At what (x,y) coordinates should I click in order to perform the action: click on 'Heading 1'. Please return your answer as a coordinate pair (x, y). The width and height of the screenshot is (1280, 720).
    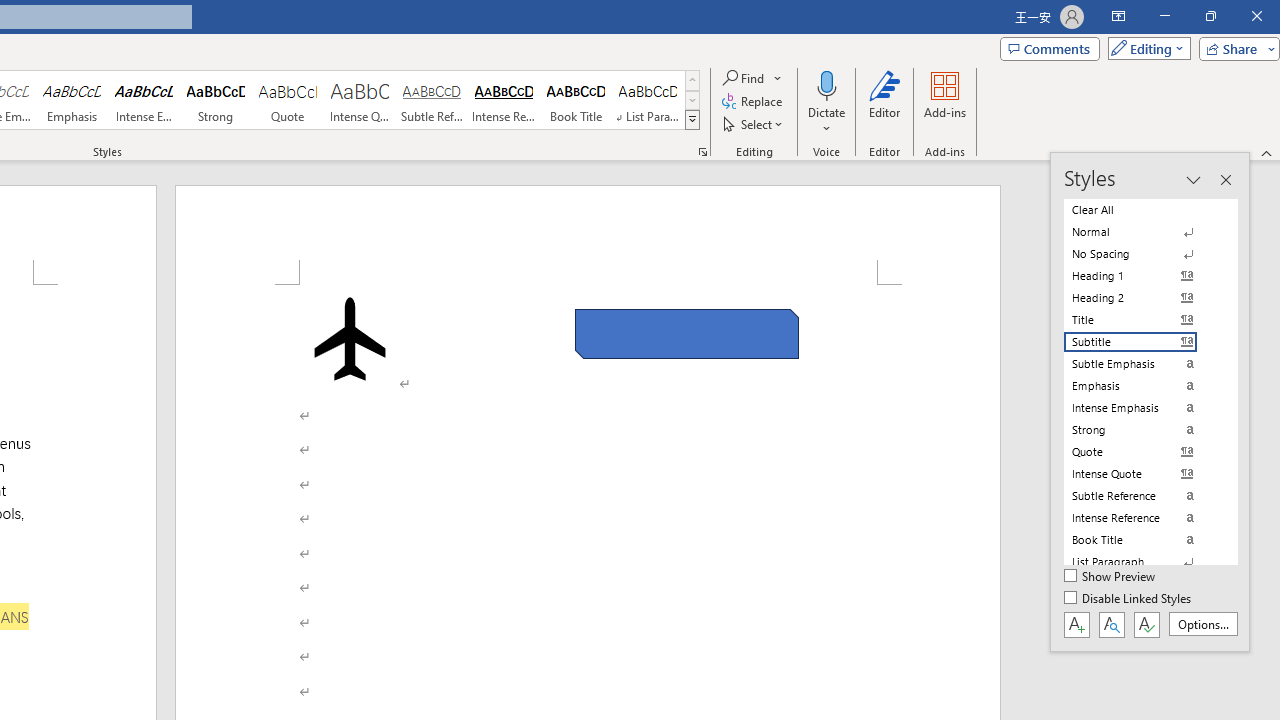
    Looking at the image, I should click on (1142, 276).